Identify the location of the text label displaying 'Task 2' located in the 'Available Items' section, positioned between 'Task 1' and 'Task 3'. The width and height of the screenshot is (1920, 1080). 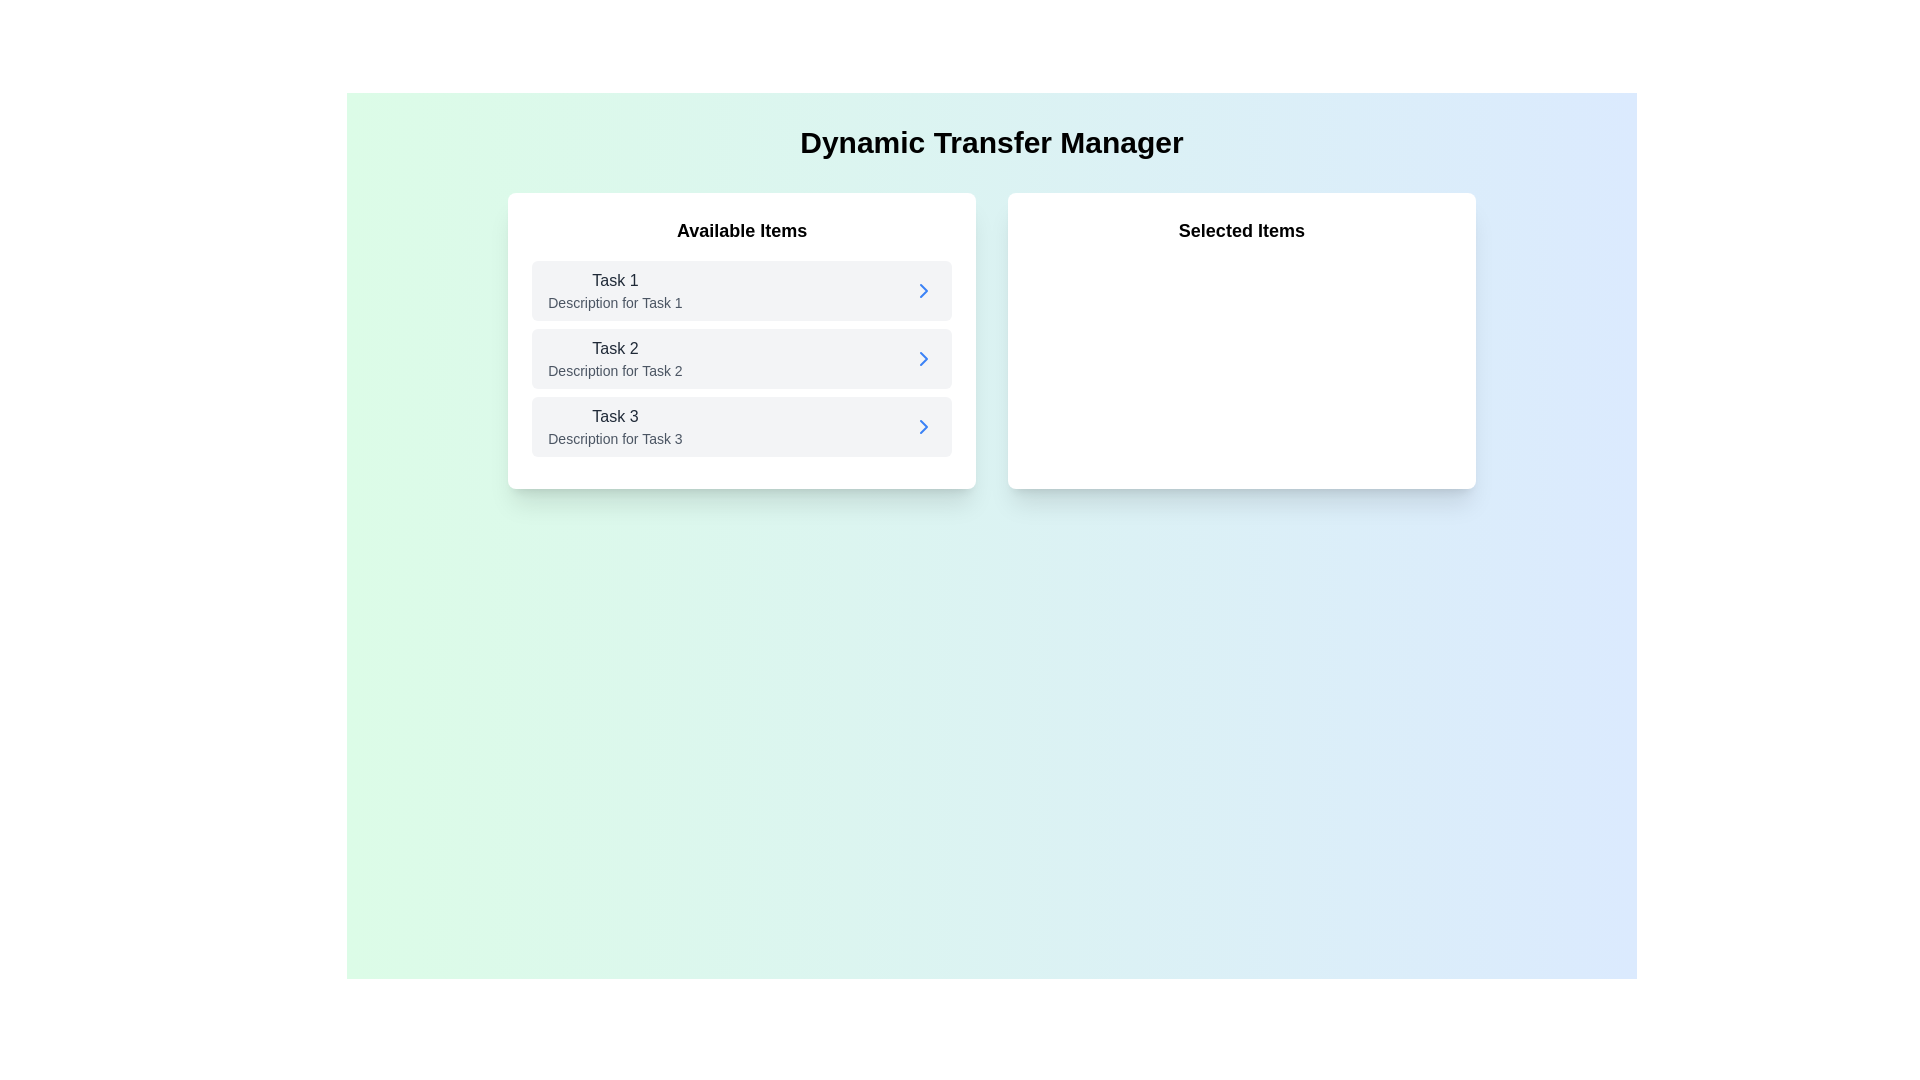
(614, 357).